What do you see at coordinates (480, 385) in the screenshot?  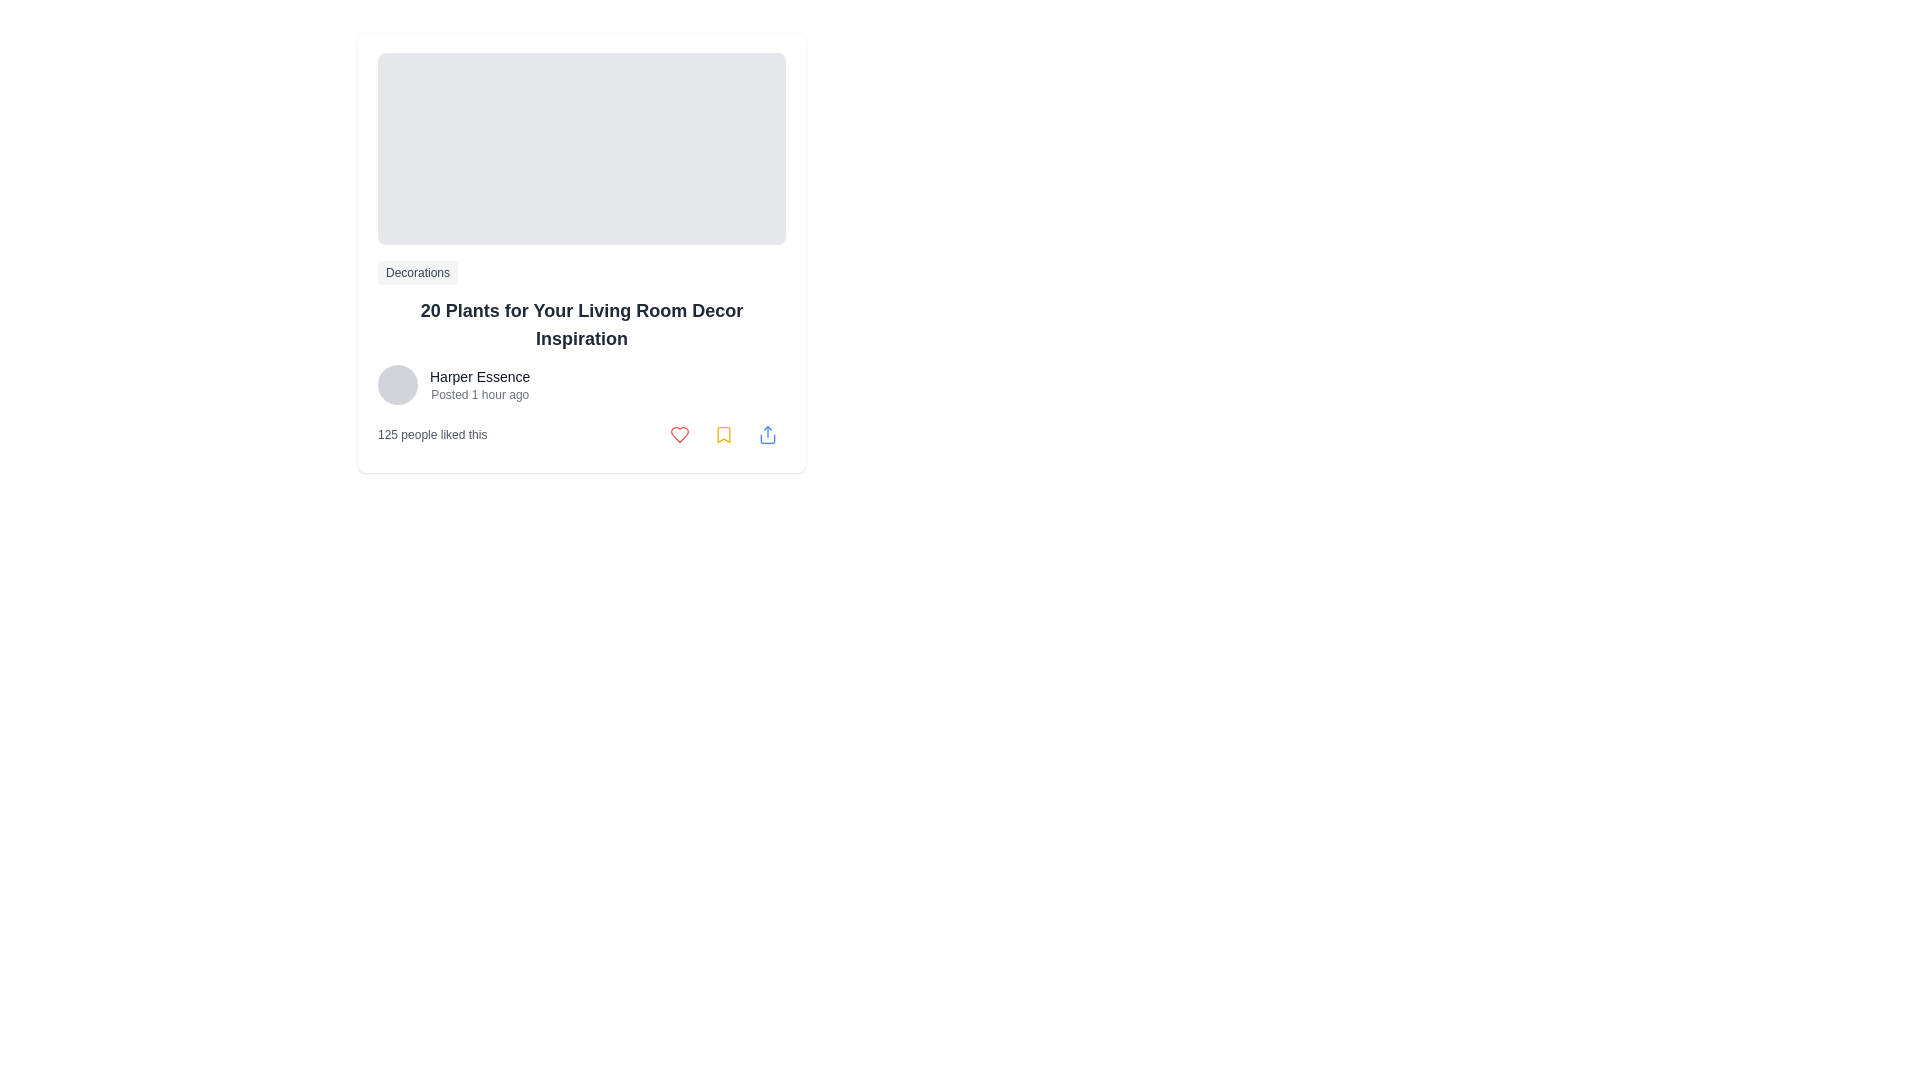 I see `the Information display block containing the text 'Harper Essence' and 'Posted 1 hour ago'` at bounding box center [480, 385].